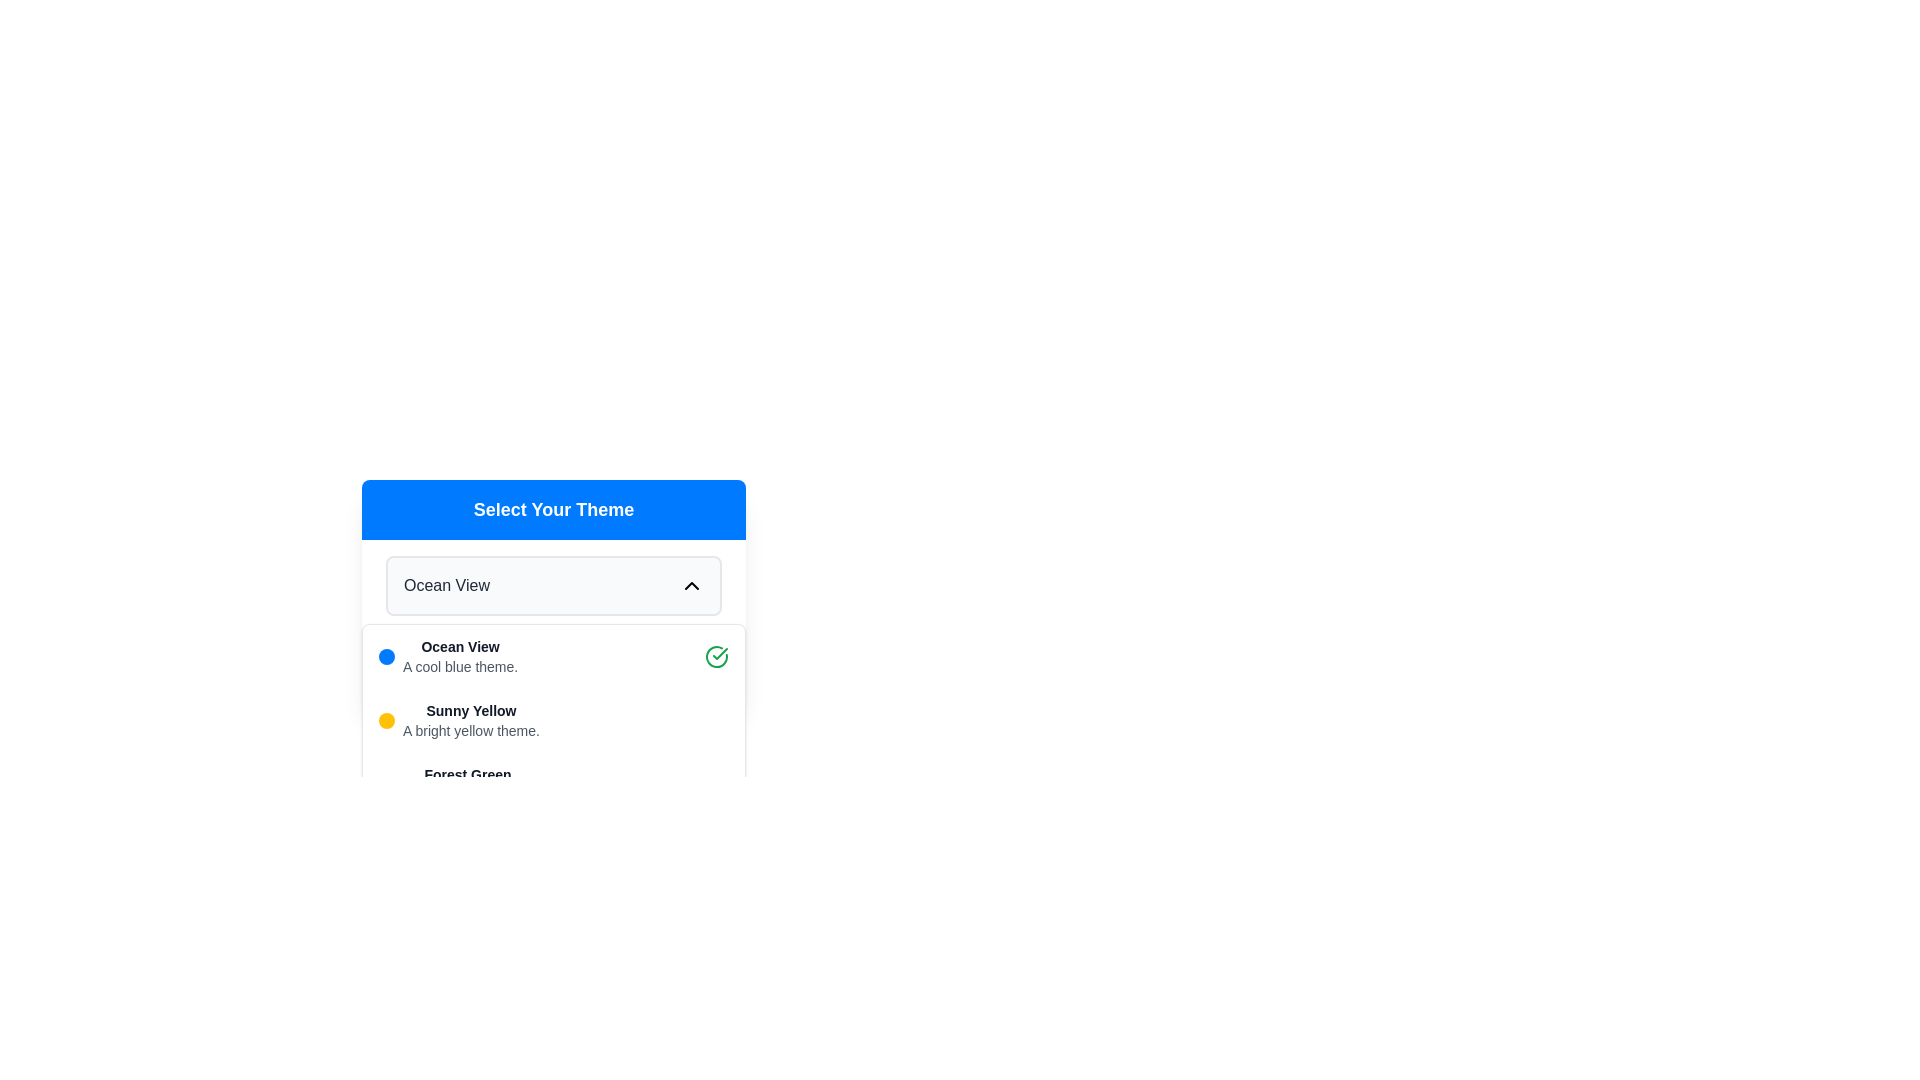 The height and width of the screenshot is (1080, 1920). What do you see at coordinates (445, 585) in the screenshot?
I see `the text label displaying the name of the currently selected theme in the dropdown menu, which is located to the left of the downward-pointing chevron icon` at bounding box center [445, 585].